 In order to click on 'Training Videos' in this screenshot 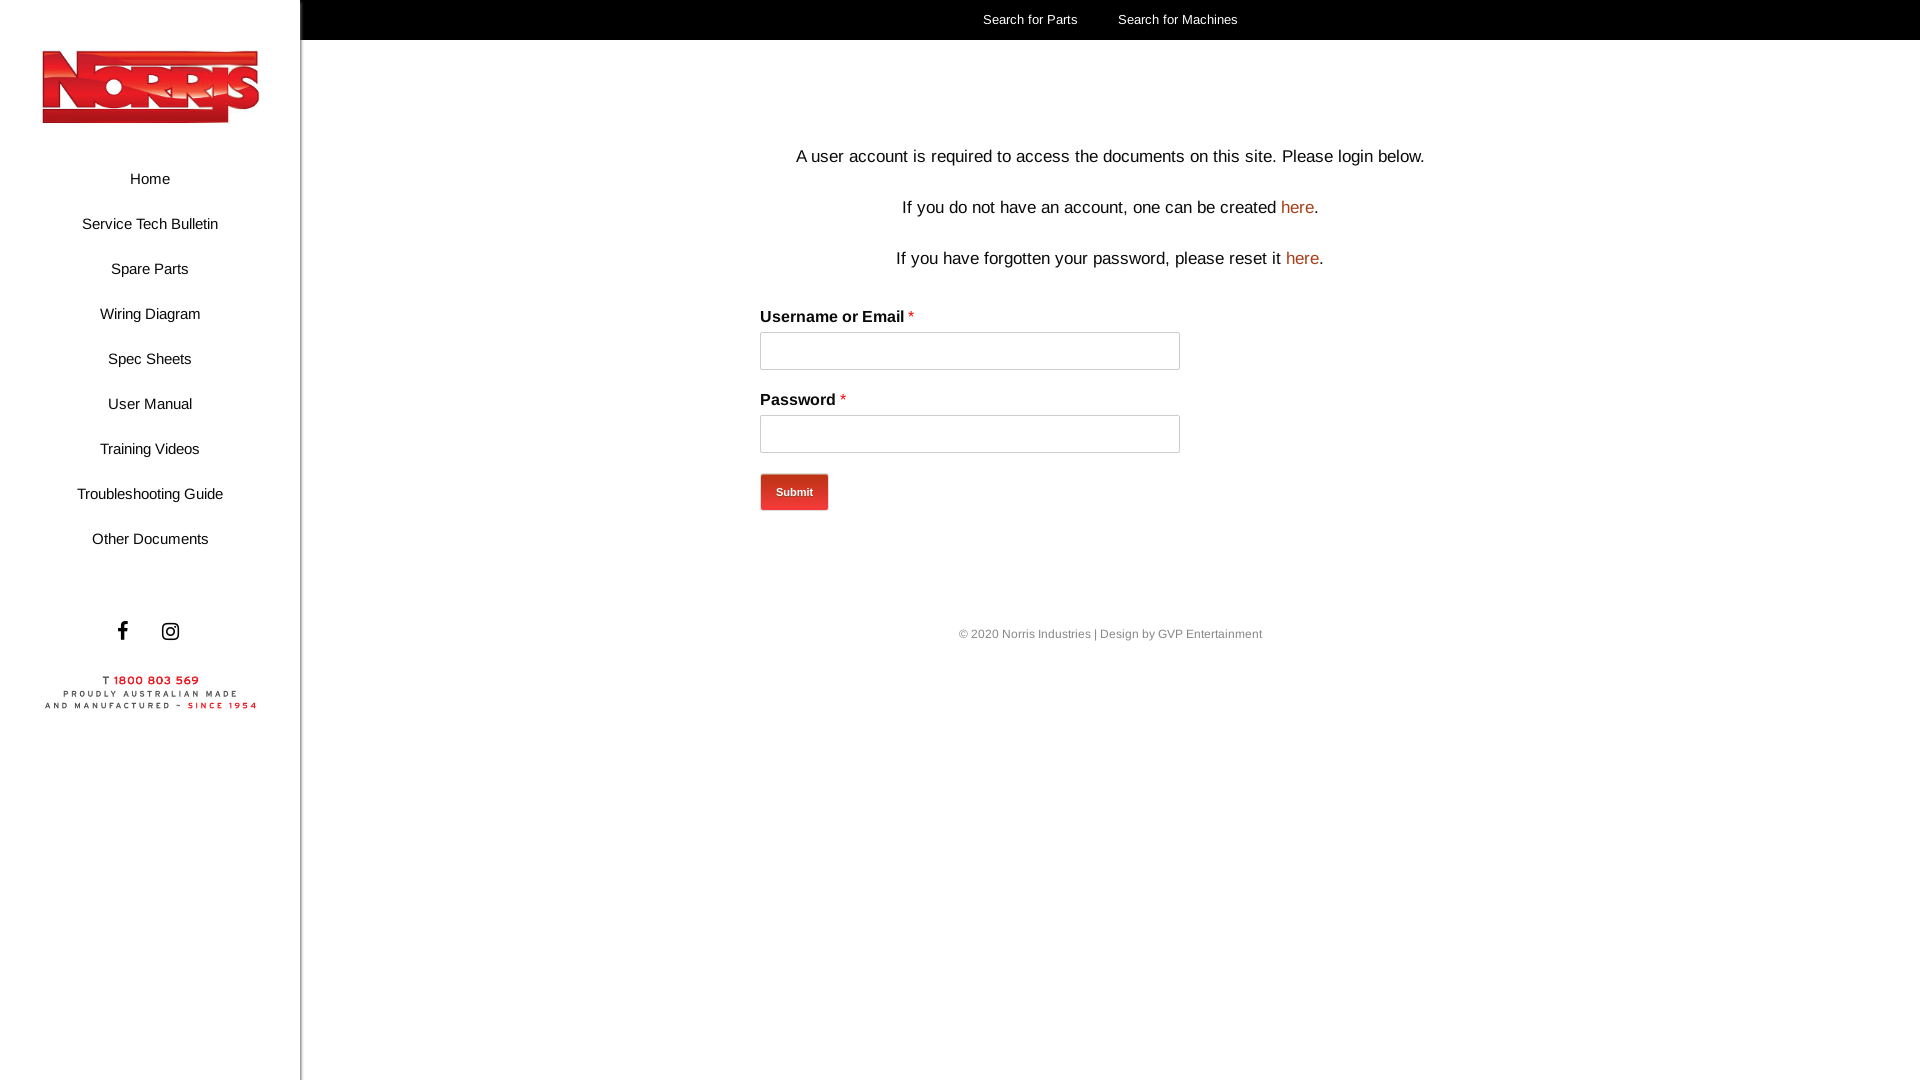, I will do `click(57, 447)`.